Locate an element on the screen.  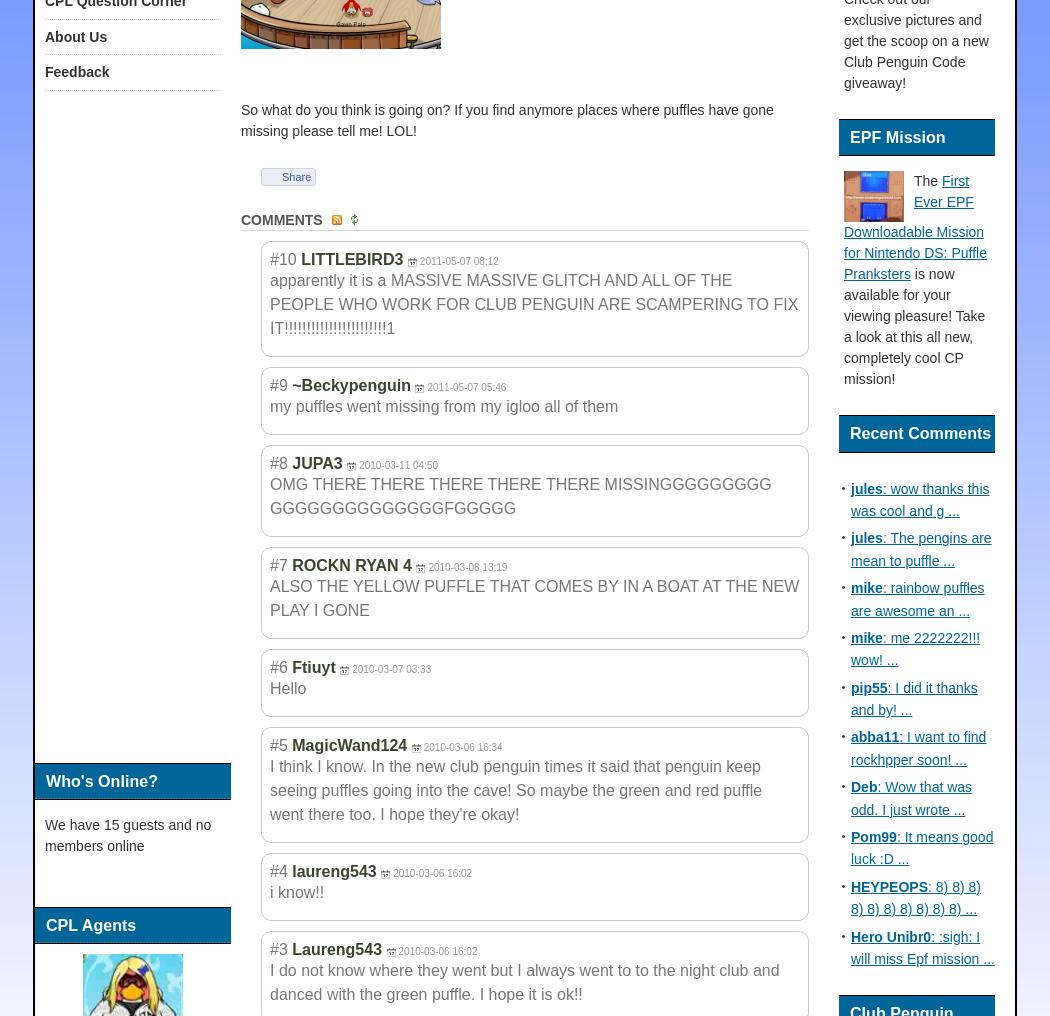
'#8' is located at coordinates (277, 463).